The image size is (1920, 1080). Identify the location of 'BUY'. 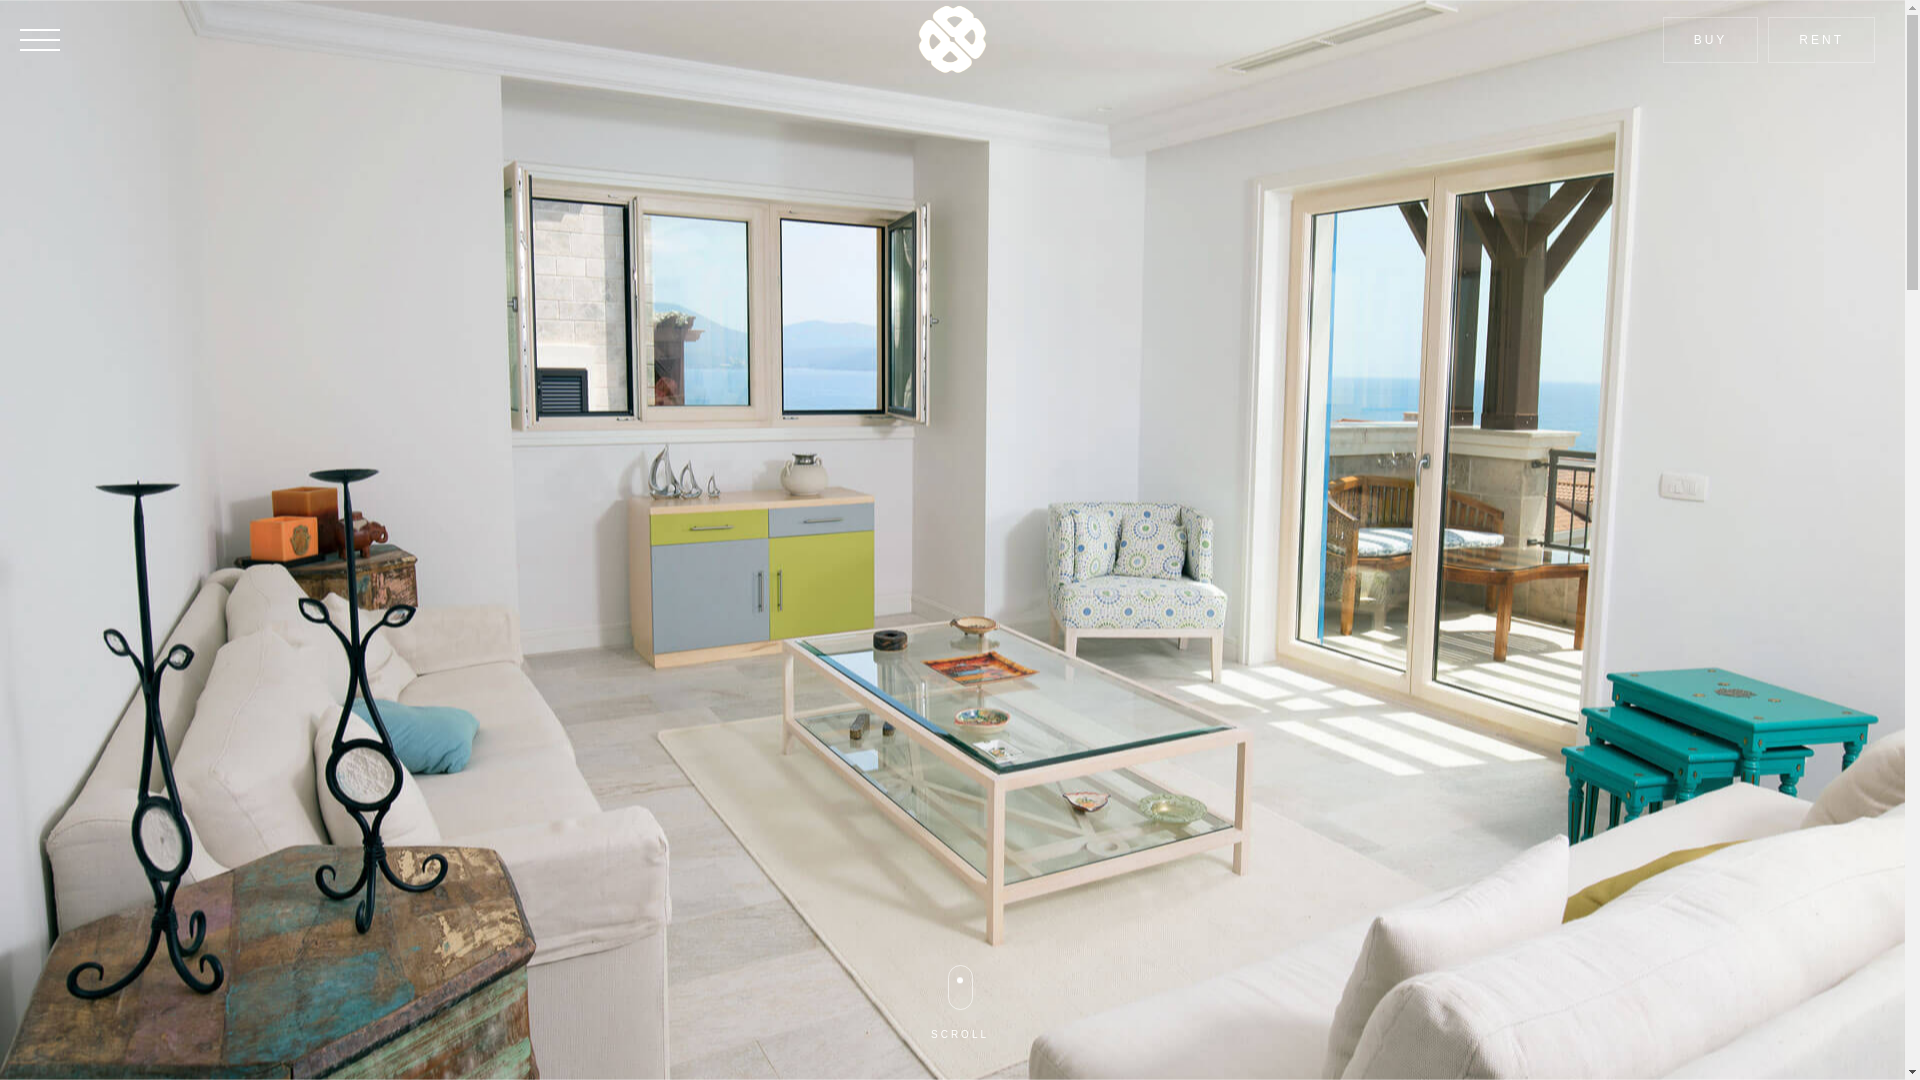
(1662, 39).